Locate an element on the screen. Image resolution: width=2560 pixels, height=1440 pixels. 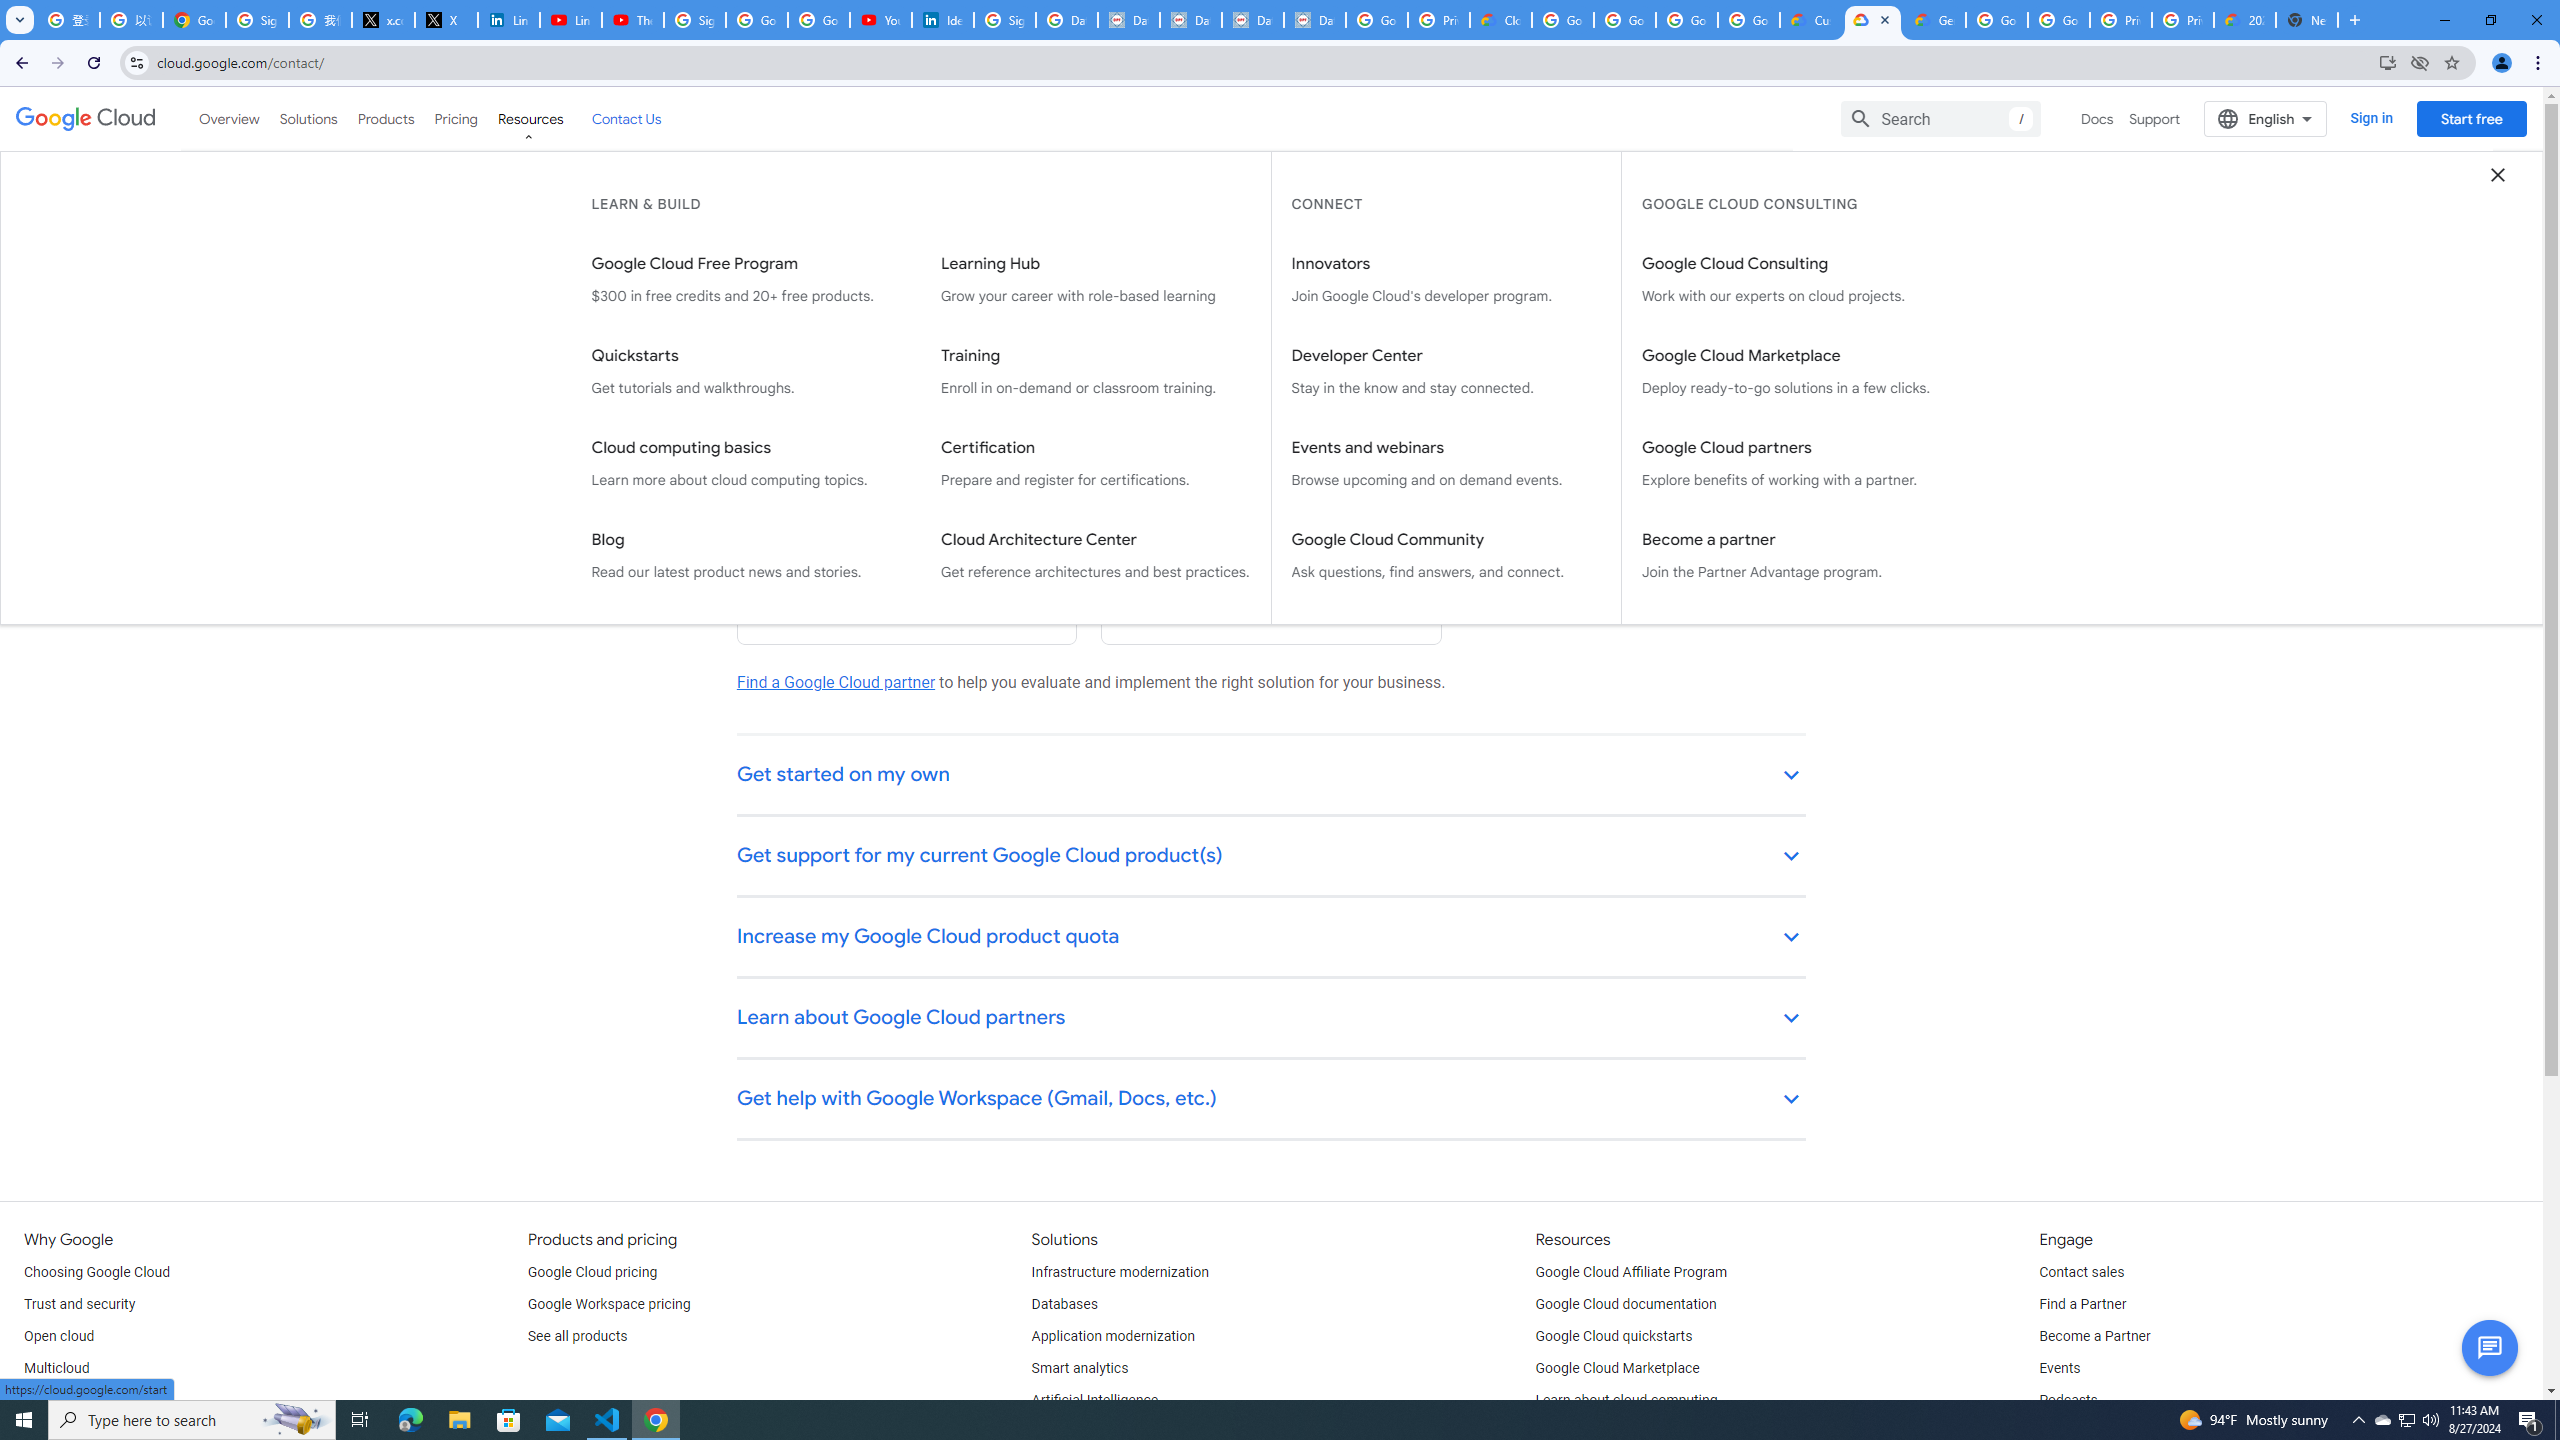
'Choosing Google Cloud' is located at coordinates (97, 1271).